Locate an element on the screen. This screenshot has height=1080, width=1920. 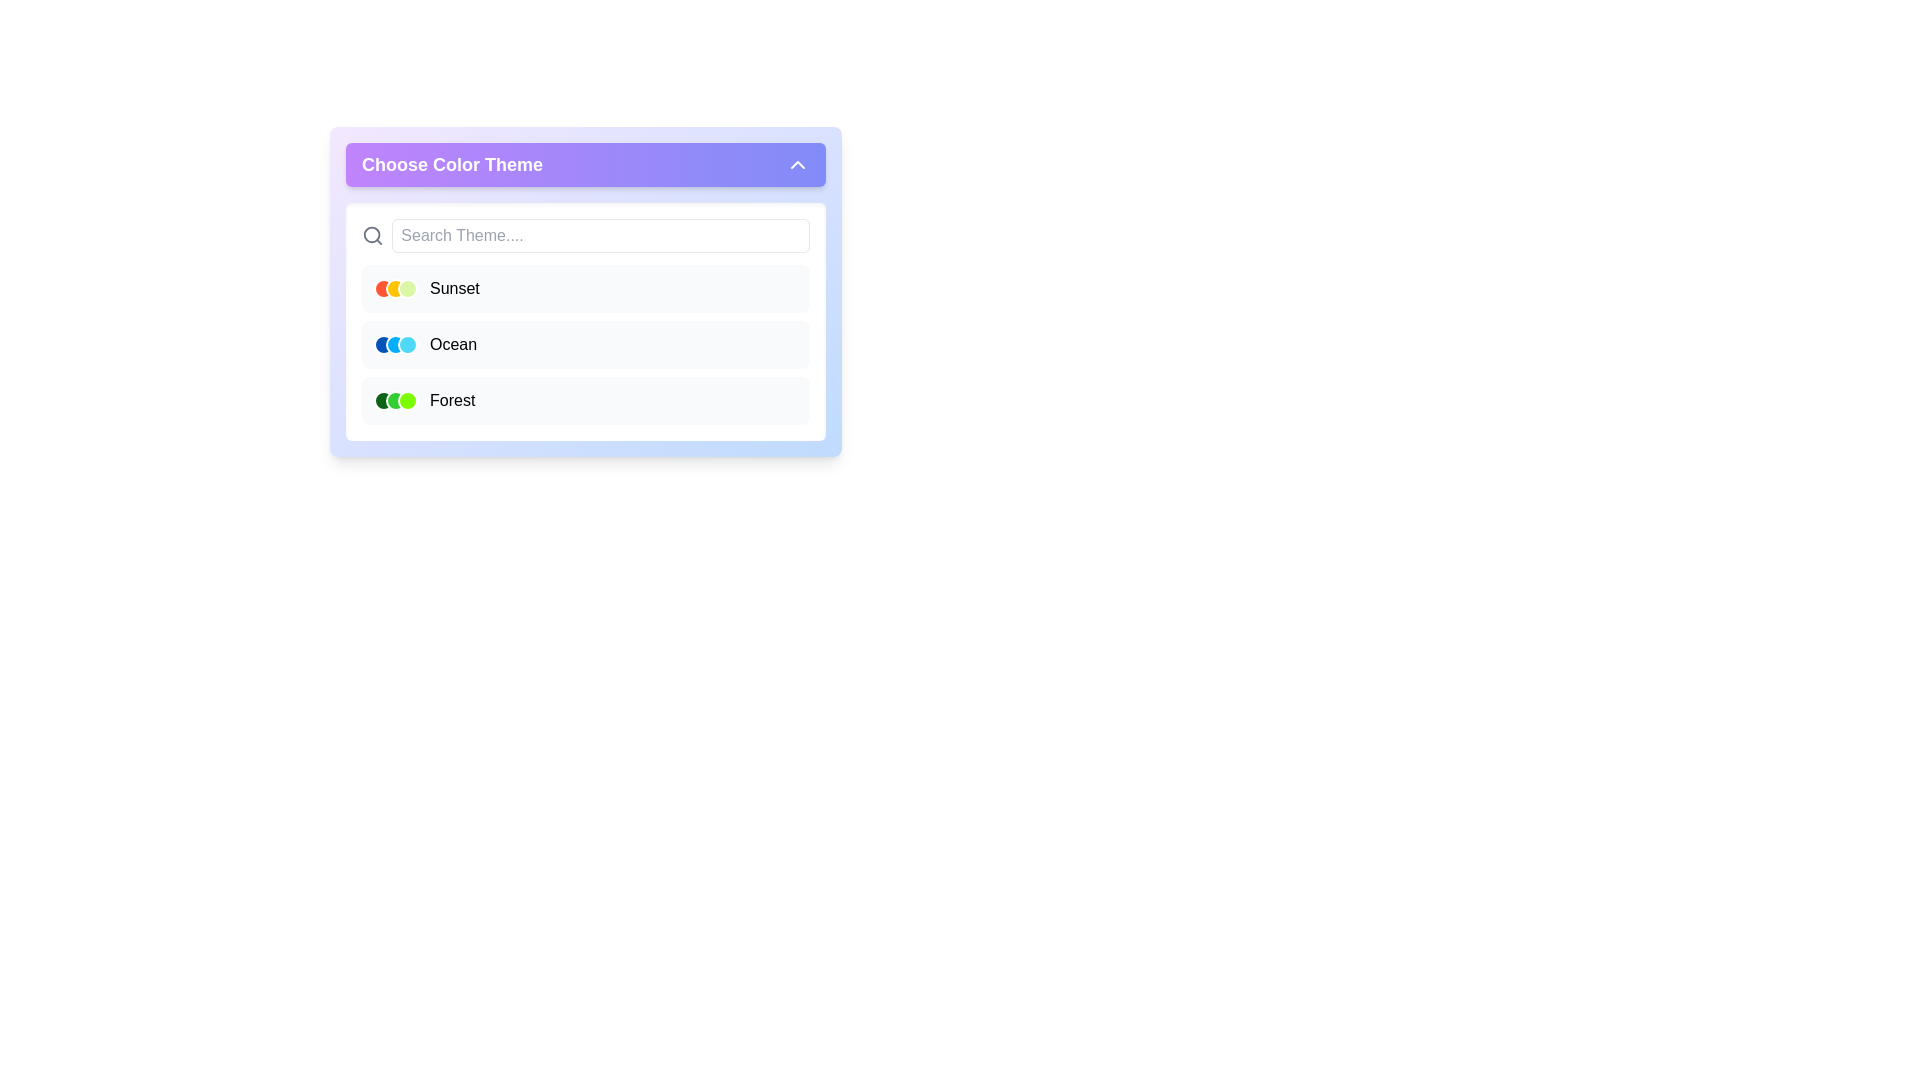
the 'Ocean' color theme option in the second row of the 'Choose Color Theme' list is located at coordinates (424, 343).